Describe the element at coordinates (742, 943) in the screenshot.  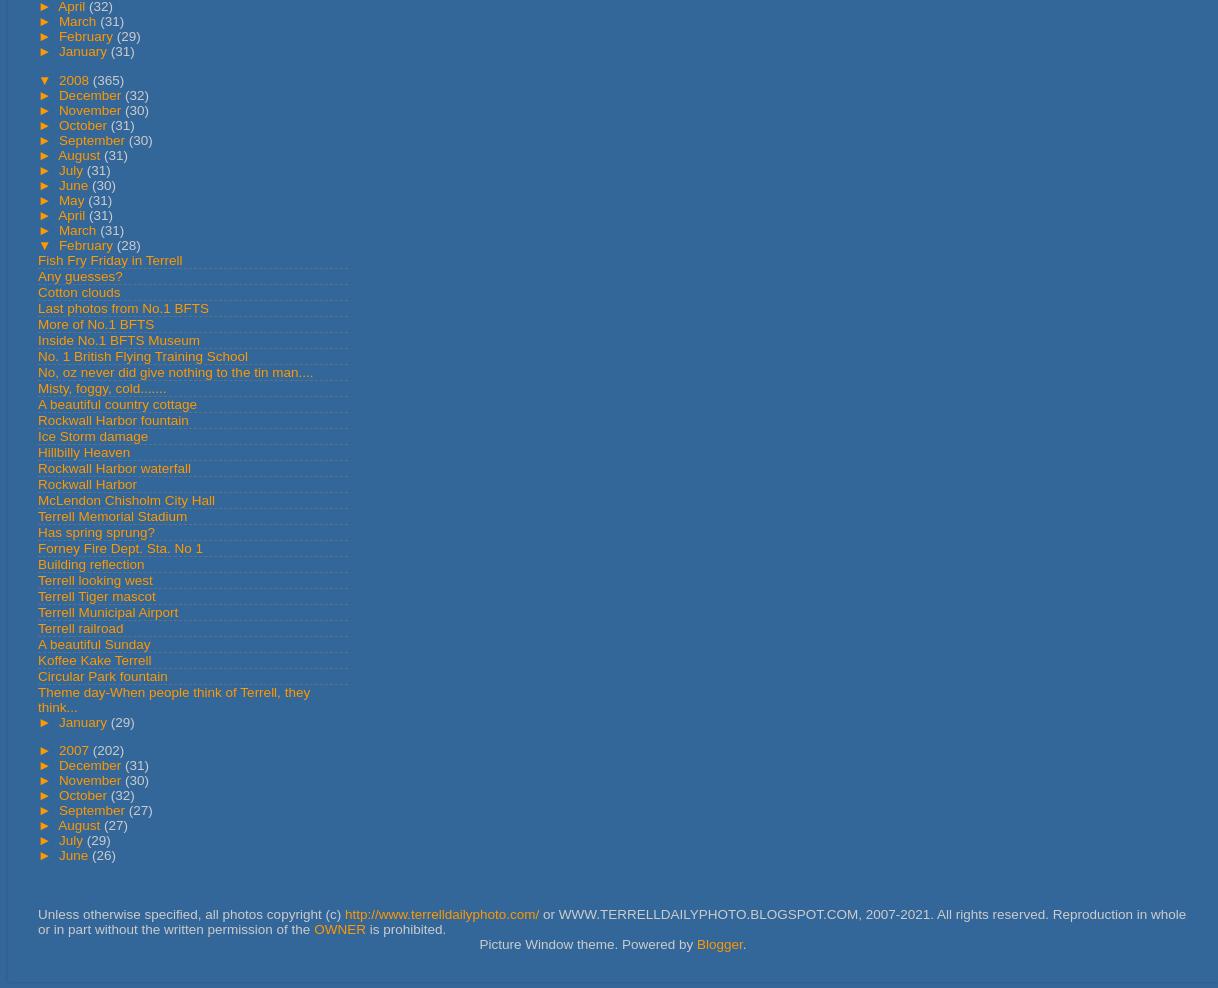
I see `'.'` at that location.